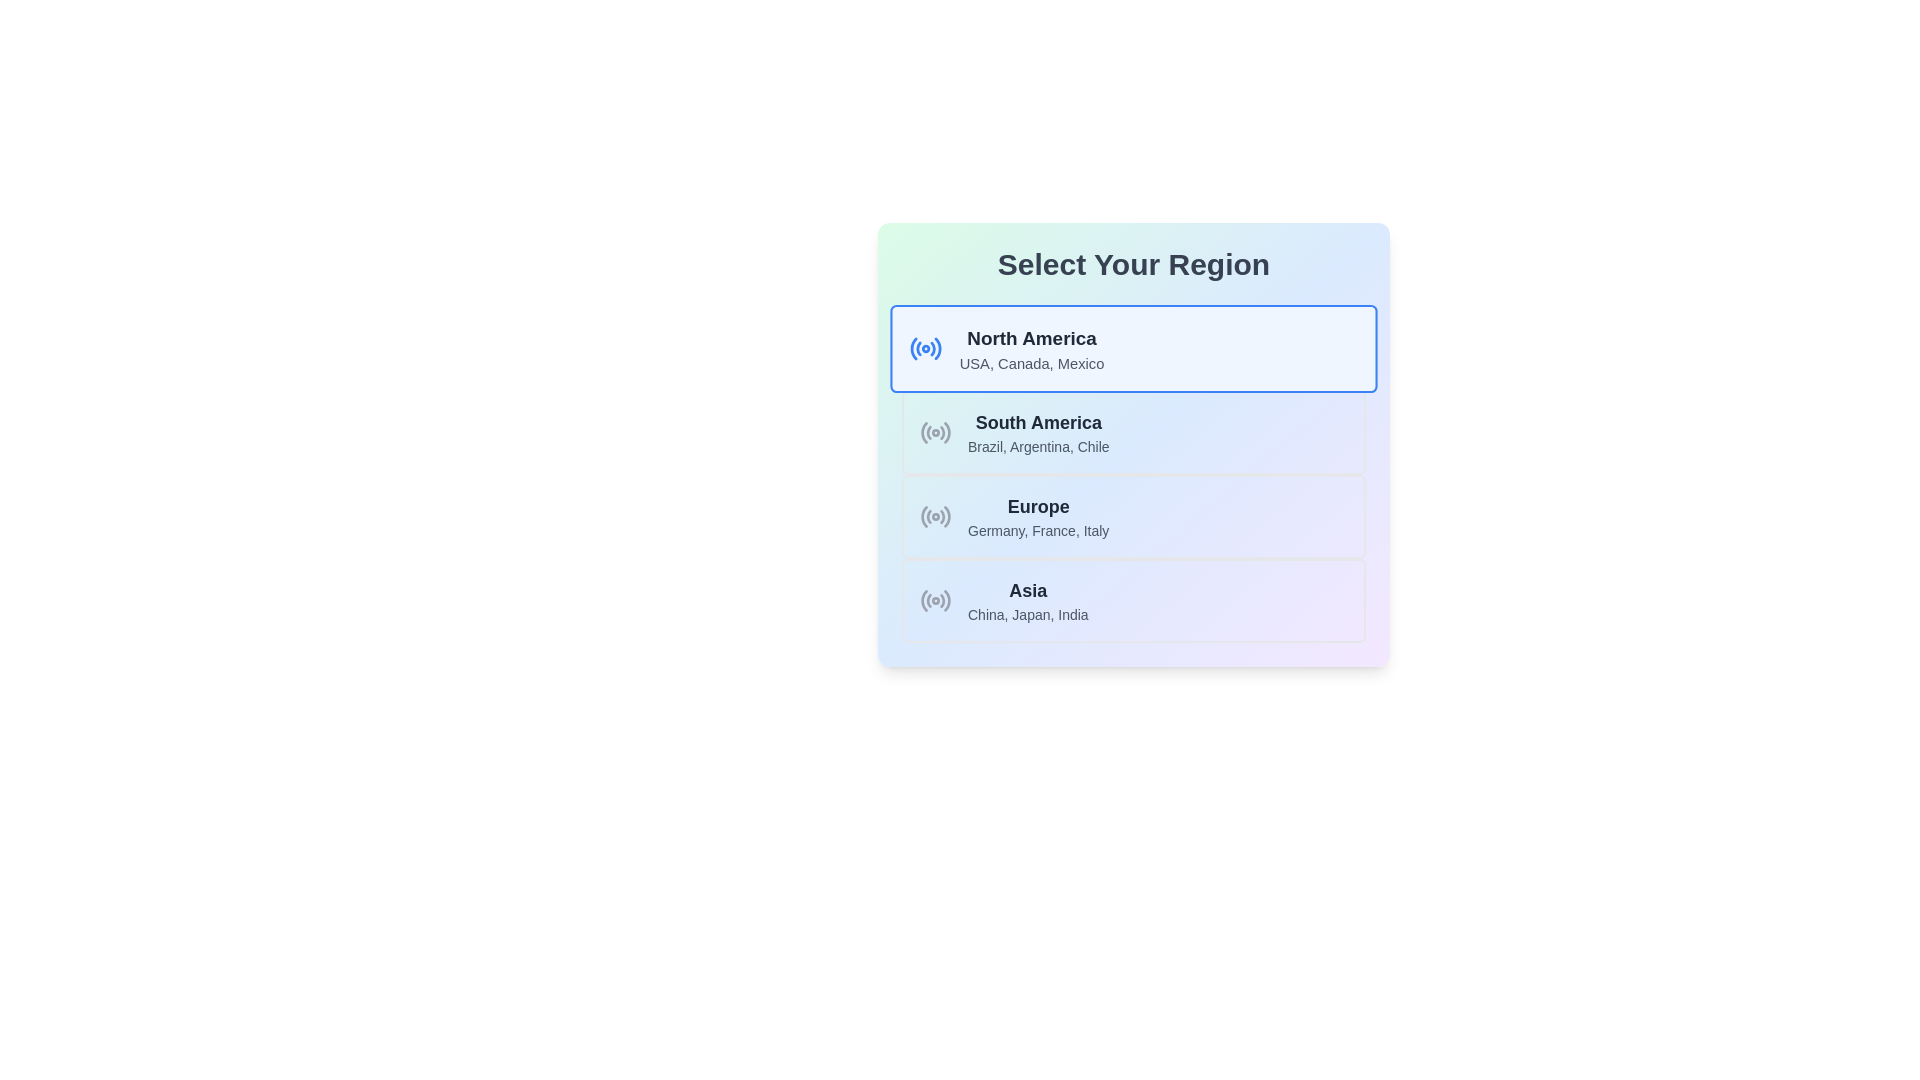 The width and height of the screenshot is (1920, 1080). Describe the element at coordinates (925, 347) in the screenshot. I see `the vibrant blue radio signal icon located to the left of the 'North America' label in the selection card to gain an understanding of the selection status` at that location.